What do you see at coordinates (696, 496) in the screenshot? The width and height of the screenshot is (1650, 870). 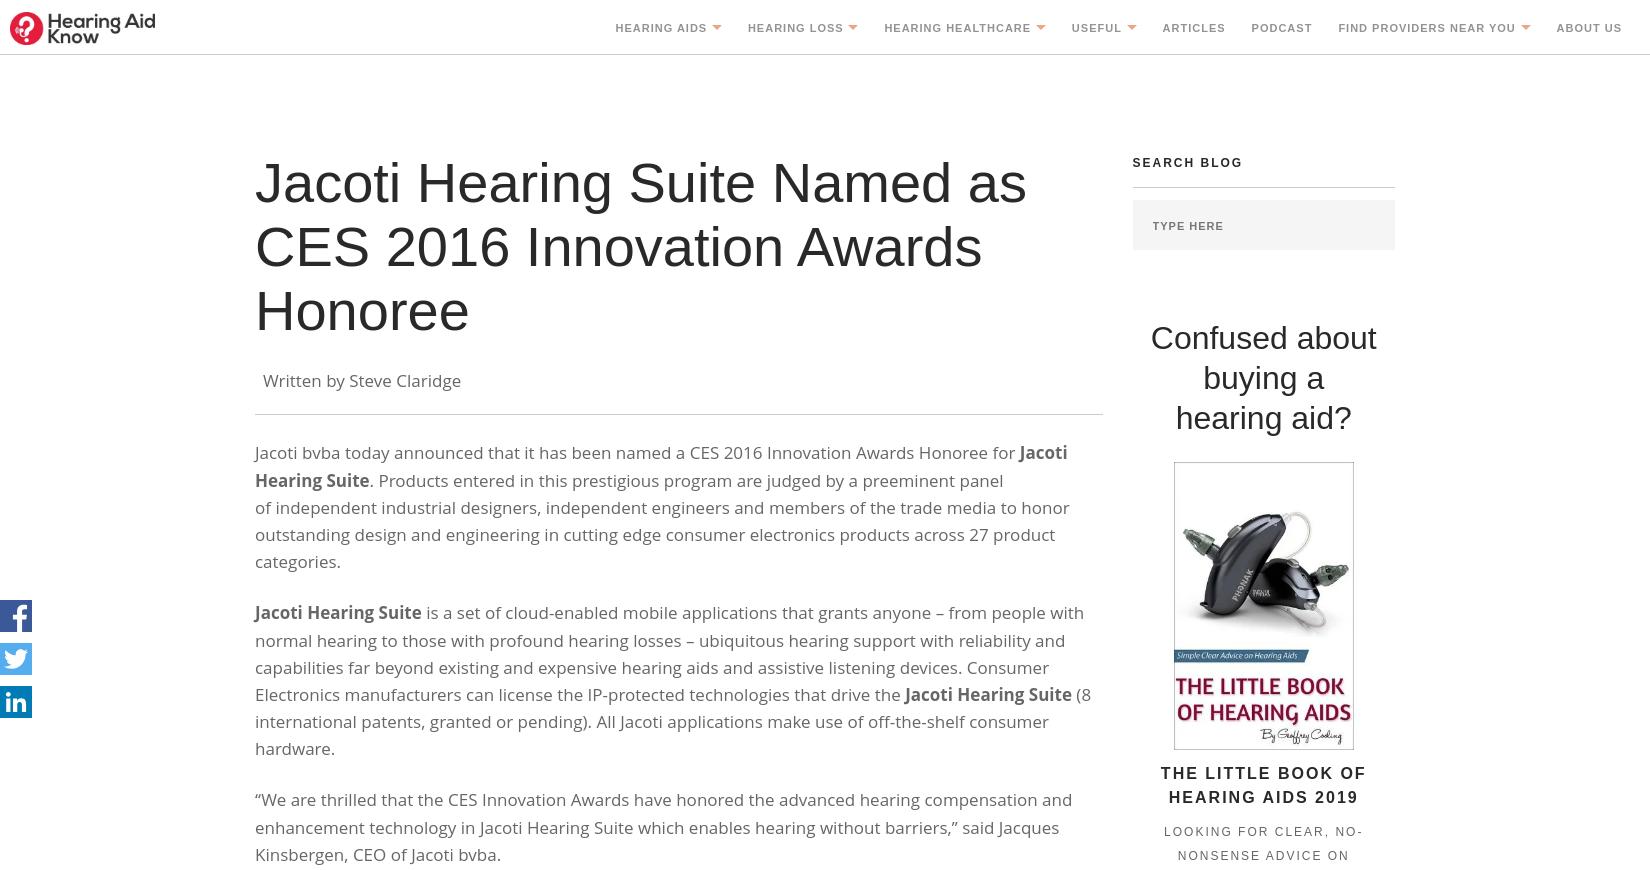 I see `'RIC Hearing Aids'` at bounding box center [696, 496].